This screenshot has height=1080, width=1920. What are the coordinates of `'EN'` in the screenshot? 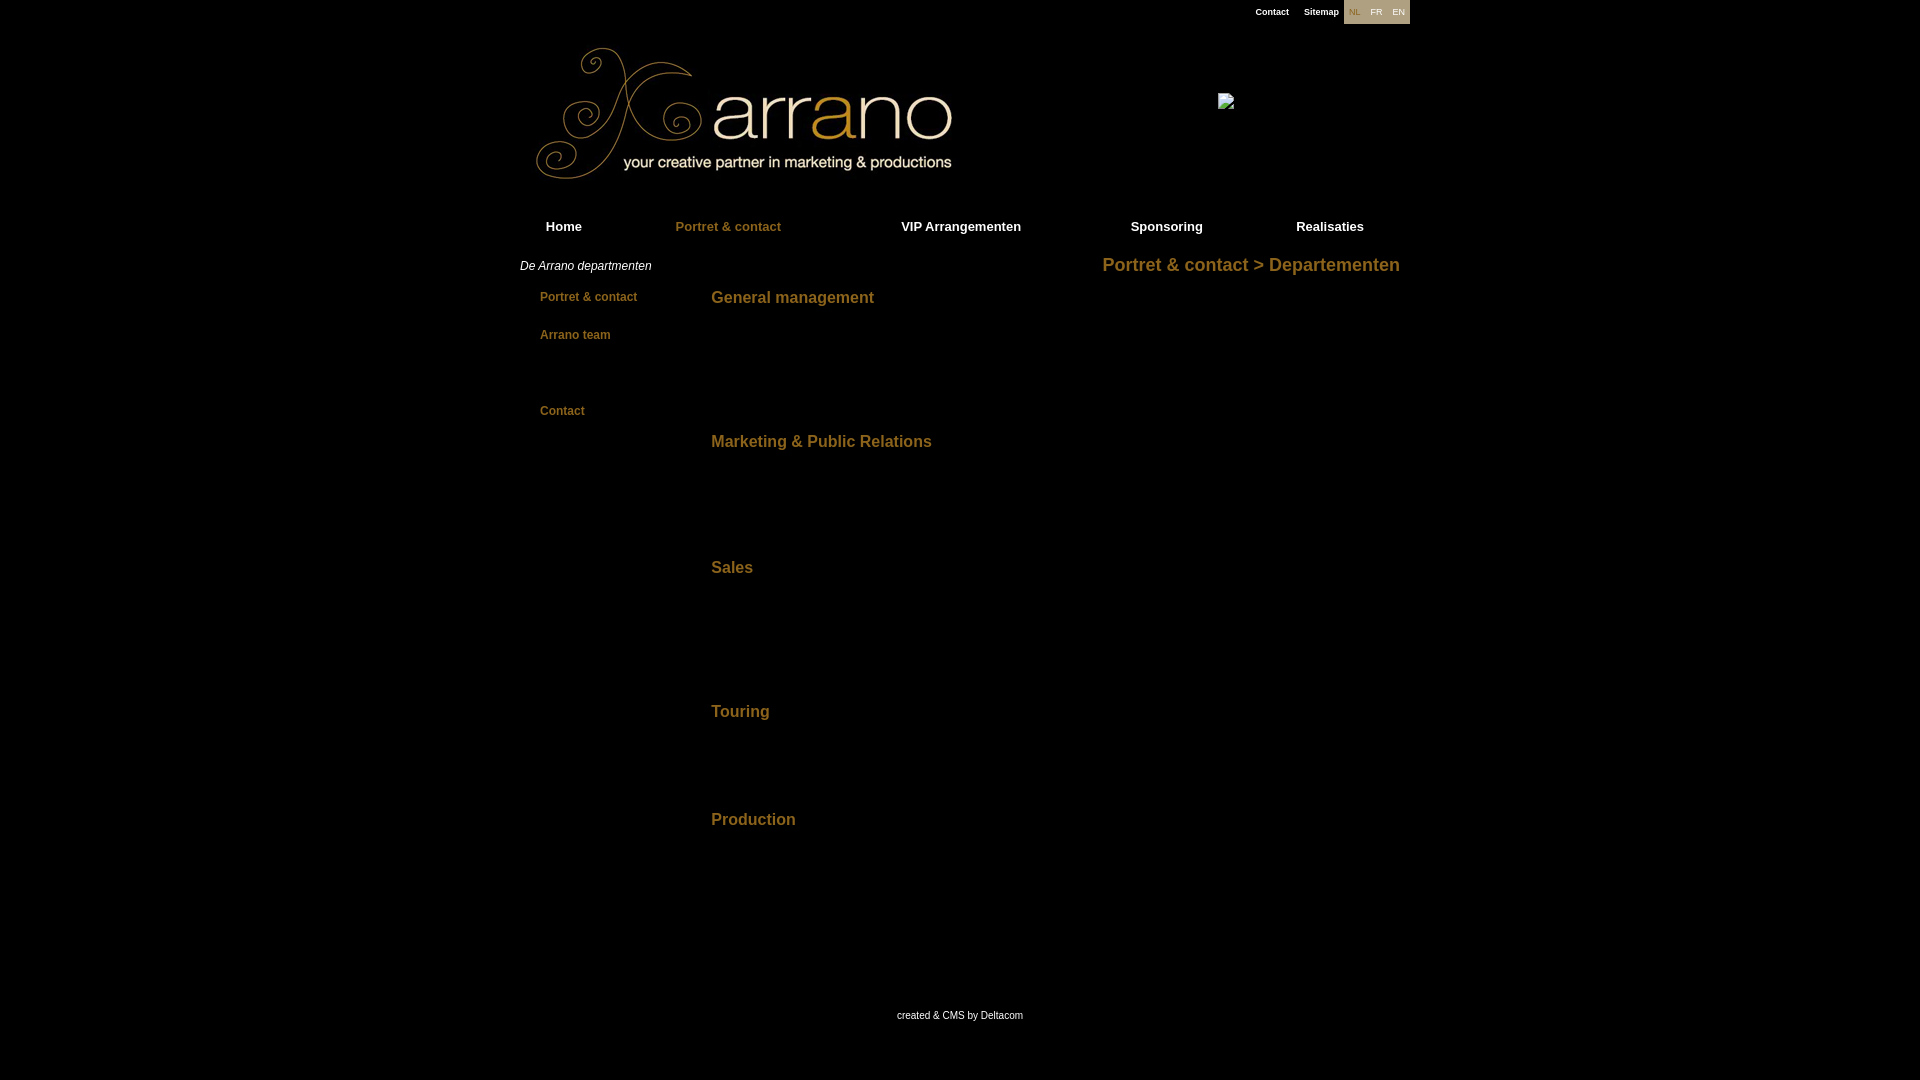 It's located at (1397, 11).